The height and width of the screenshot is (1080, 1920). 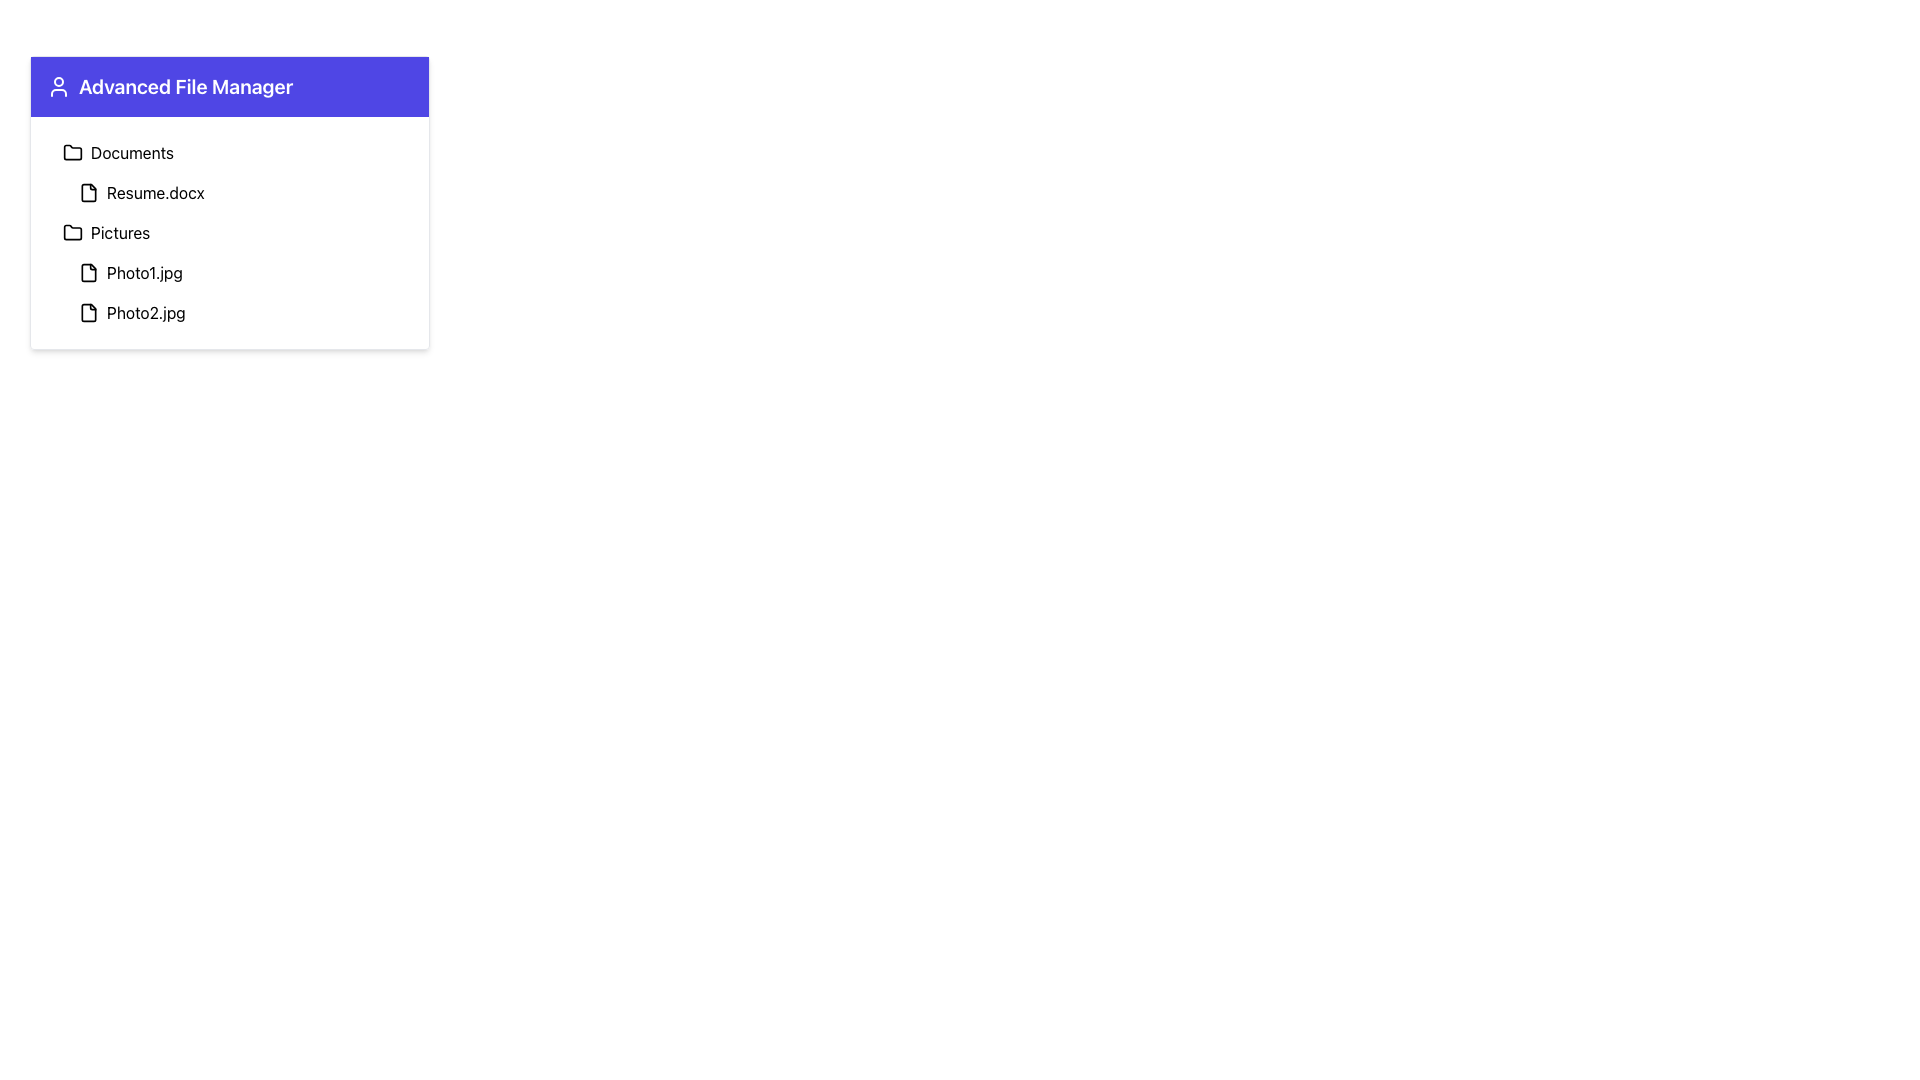 What do you see at coordinates (88, 312) in the screenshot?
I see `the icon representing the file 'Photo2.jpg' located in the second entry of the 'Pictures' category, aligned to the left of the text label` at bounding box center [88, 312].